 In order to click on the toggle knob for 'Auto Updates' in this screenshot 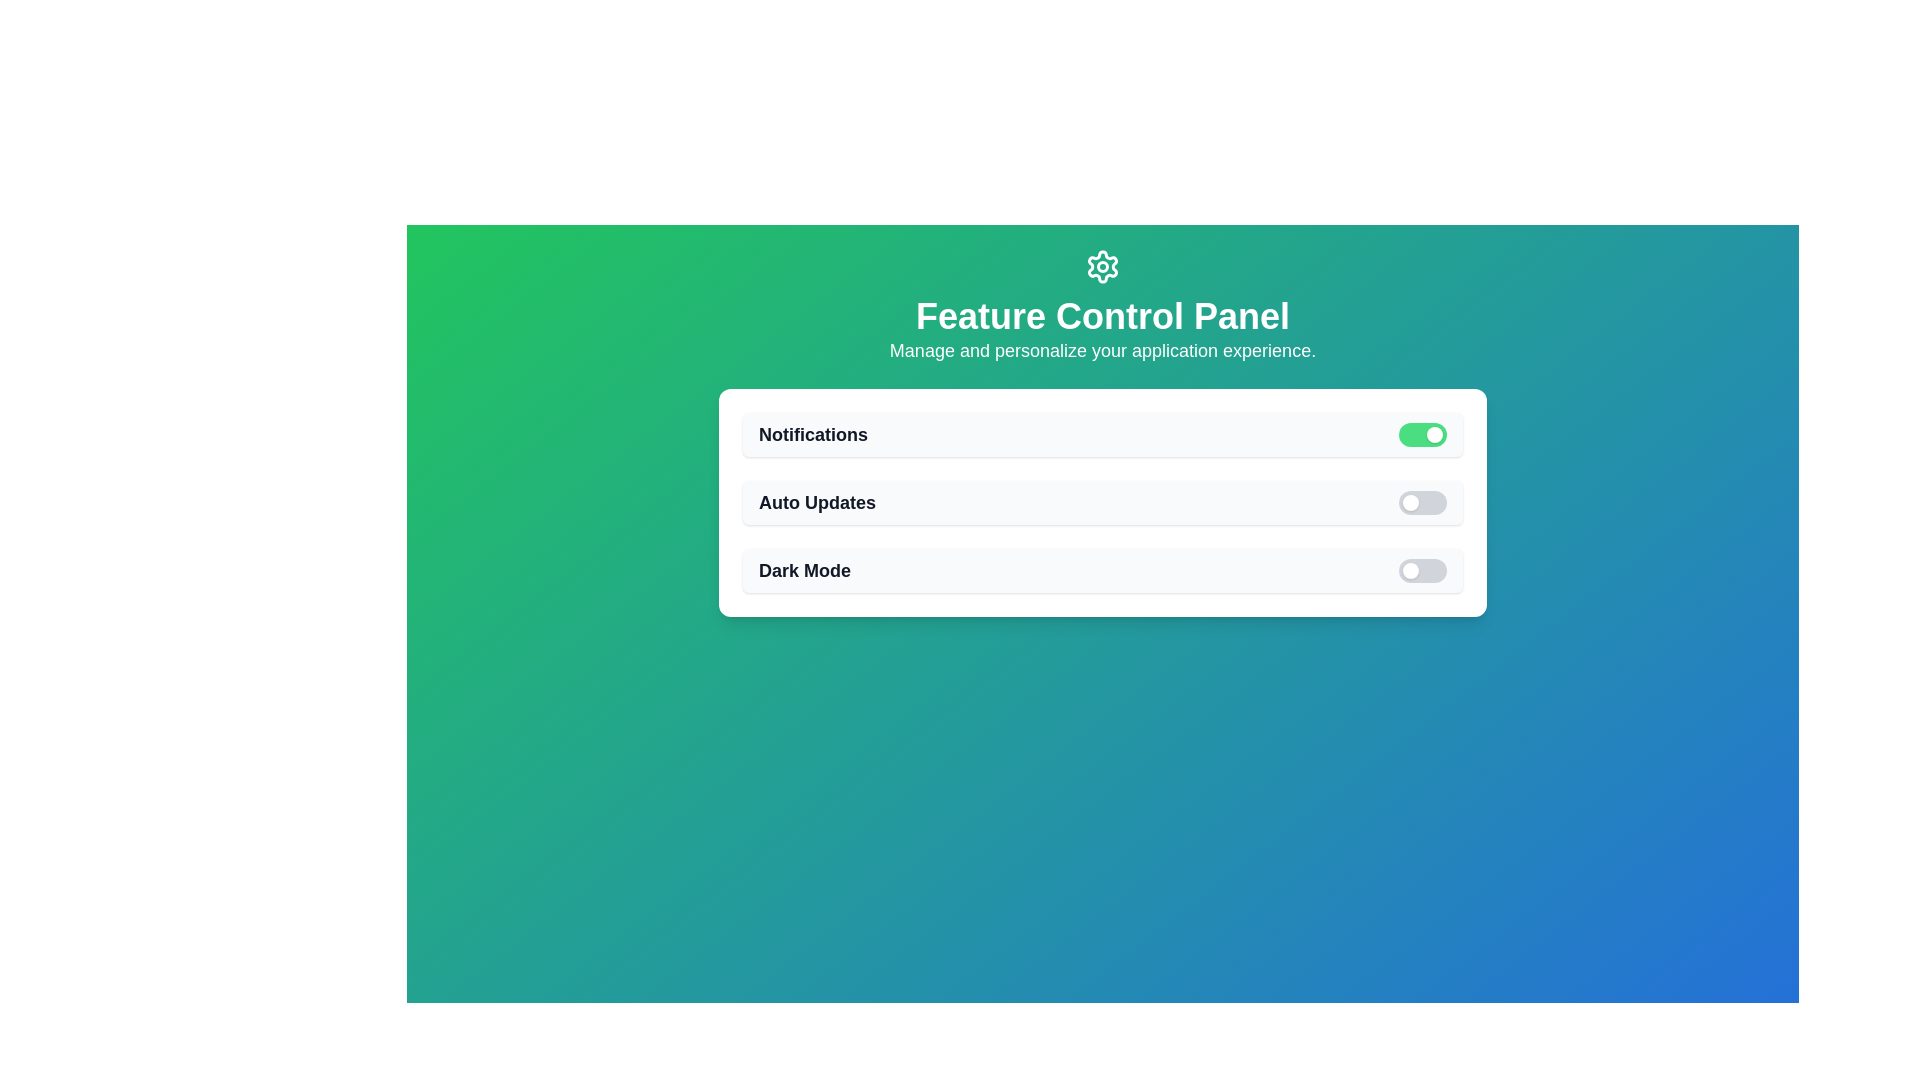, I will do `click(1410, 501)`.